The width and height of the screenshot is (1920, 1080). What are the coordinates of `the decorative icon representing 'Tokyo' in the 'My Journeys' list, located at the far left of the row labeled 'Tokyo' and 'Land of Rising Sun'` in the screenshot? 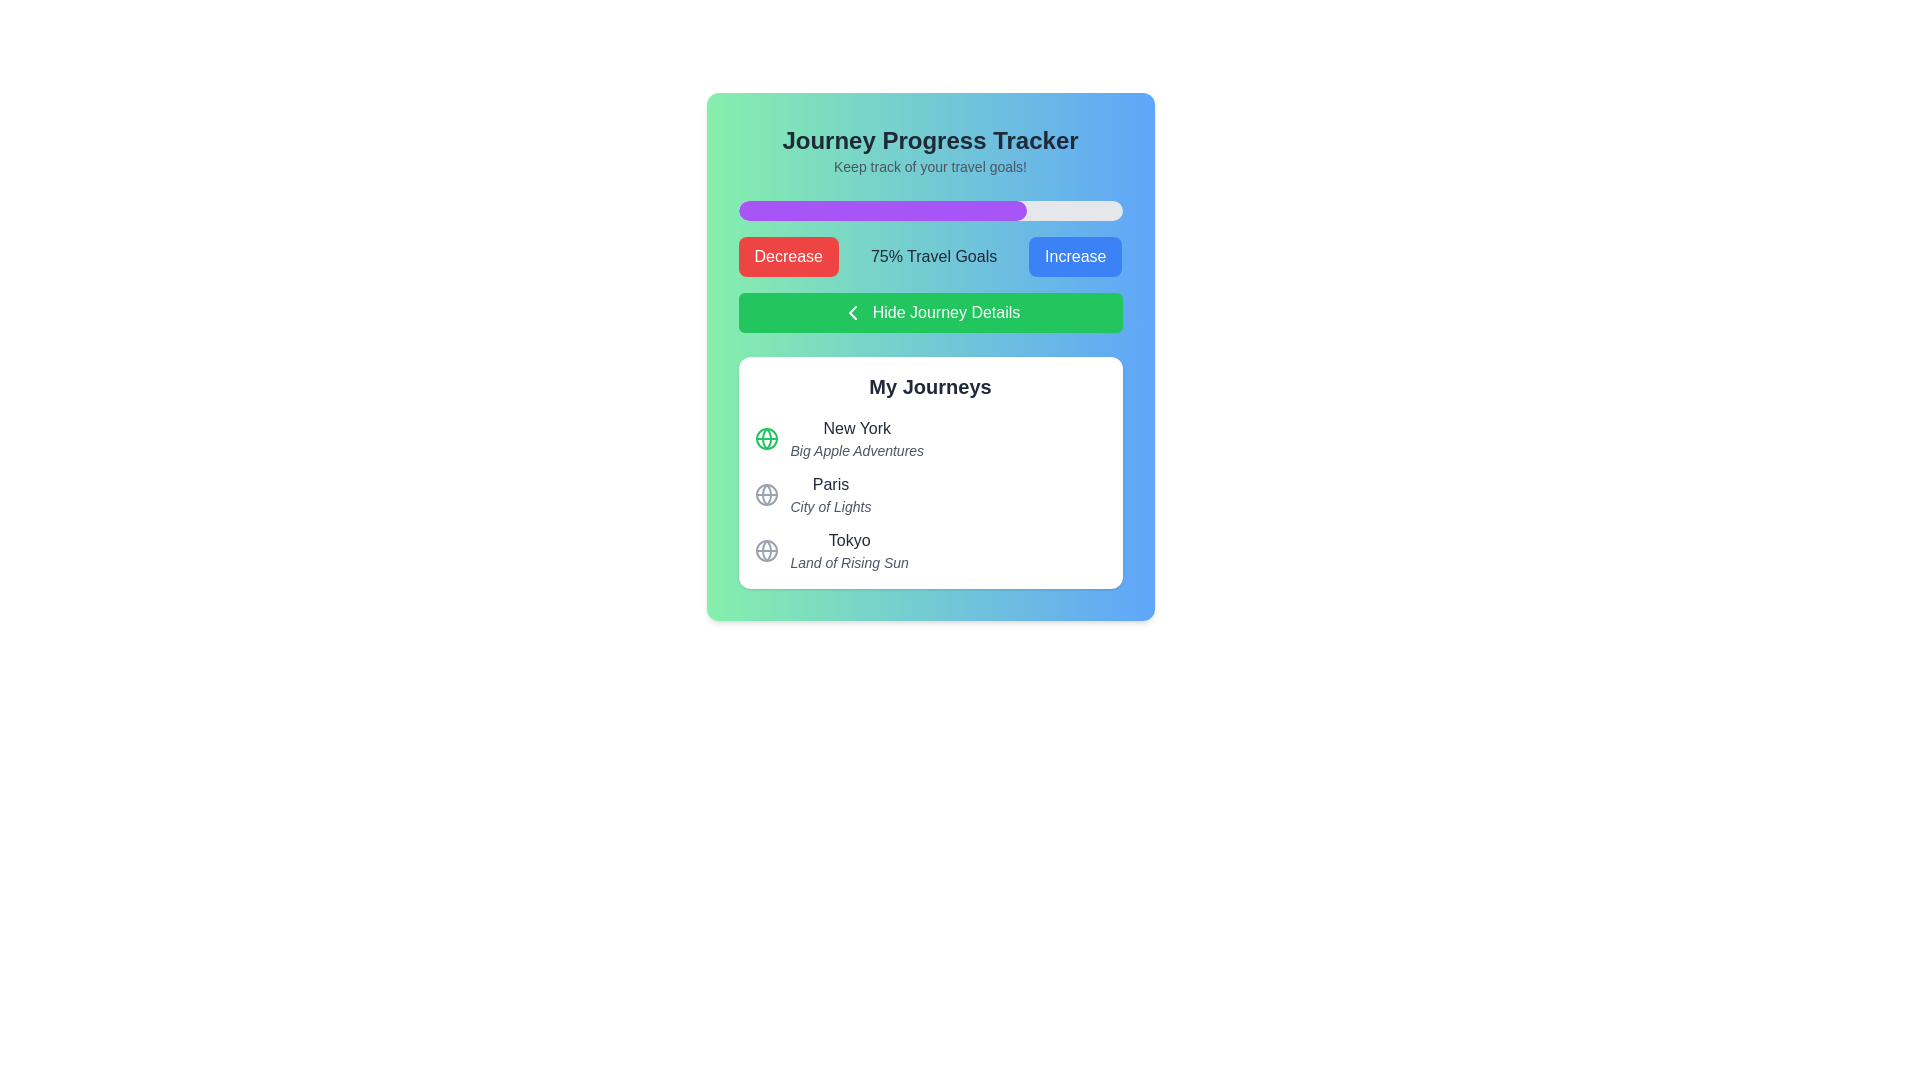 It's located at (765, 551).